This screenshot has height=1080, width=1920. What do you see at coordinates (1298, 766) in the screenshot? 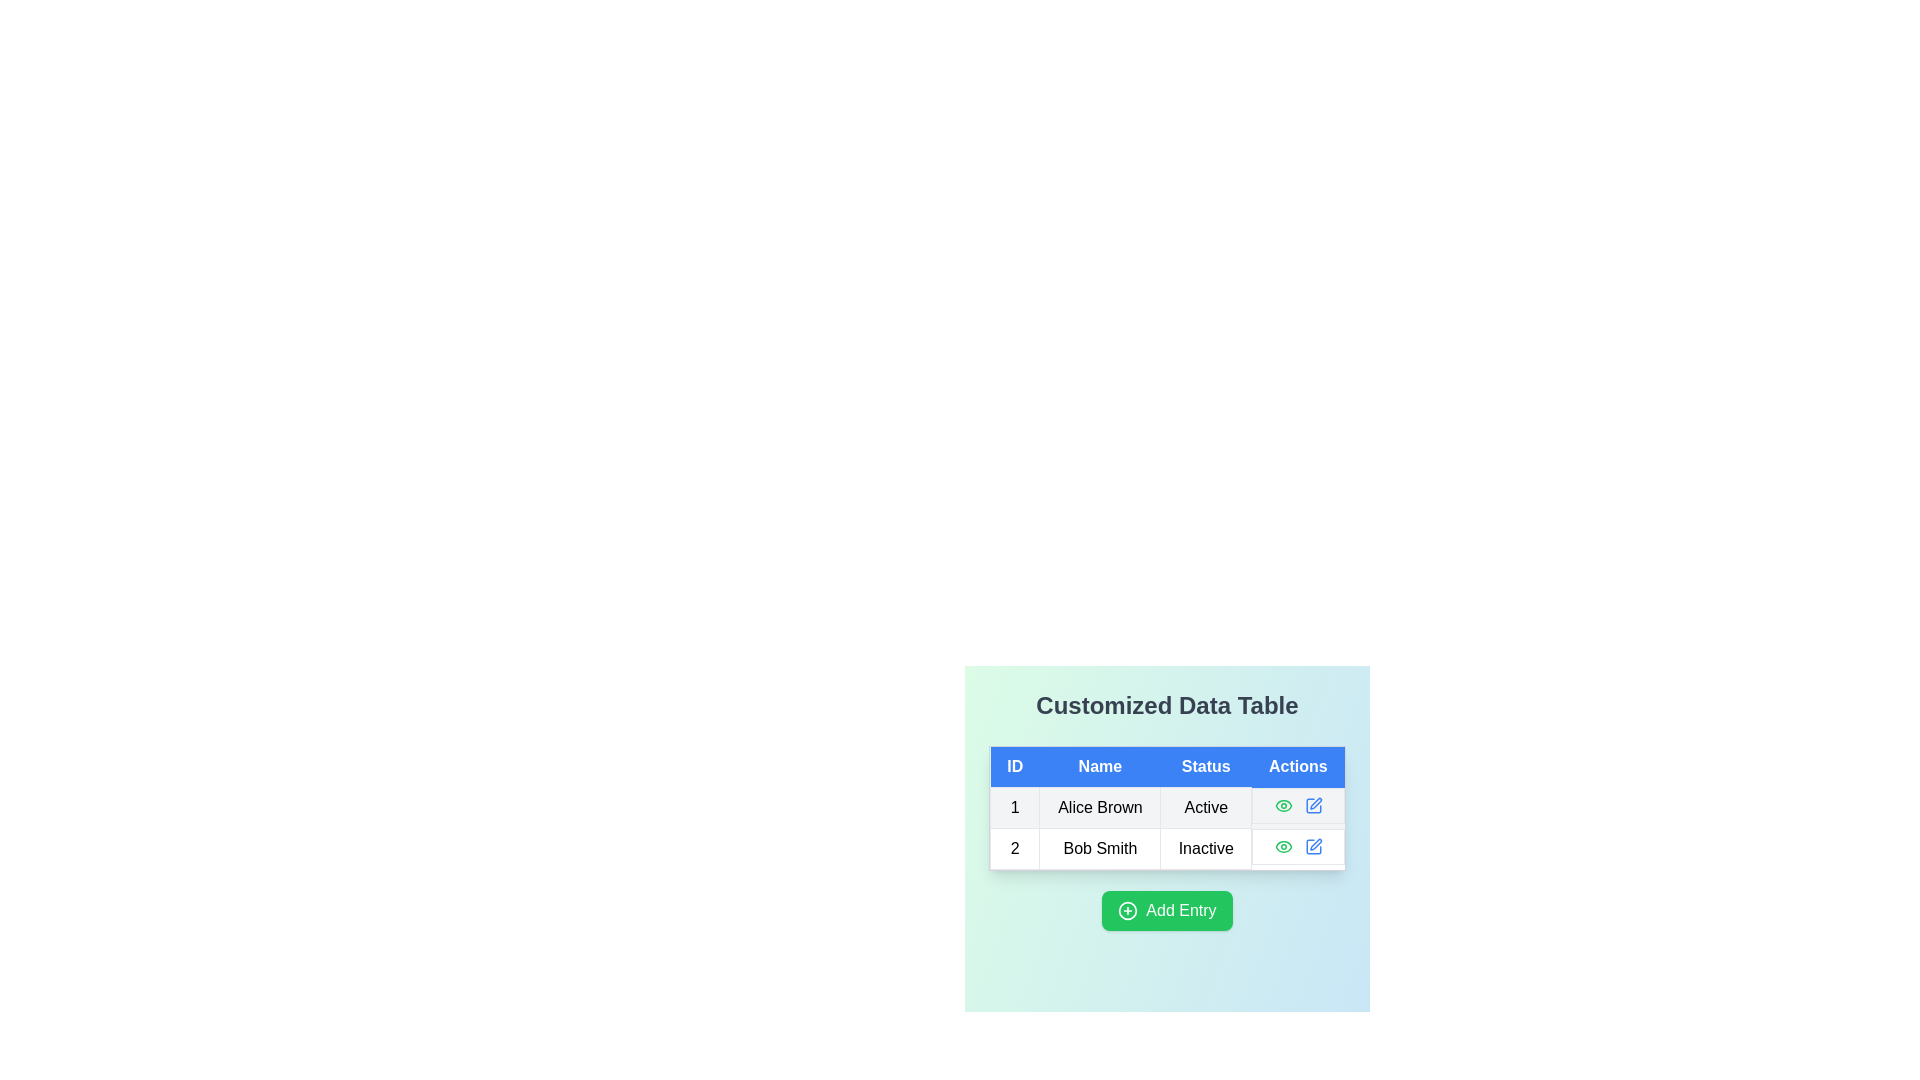
I see `the header label for the 'Actions' column, which is the fourth column in the table, located at the top row` at bounding box center [1298, 766].